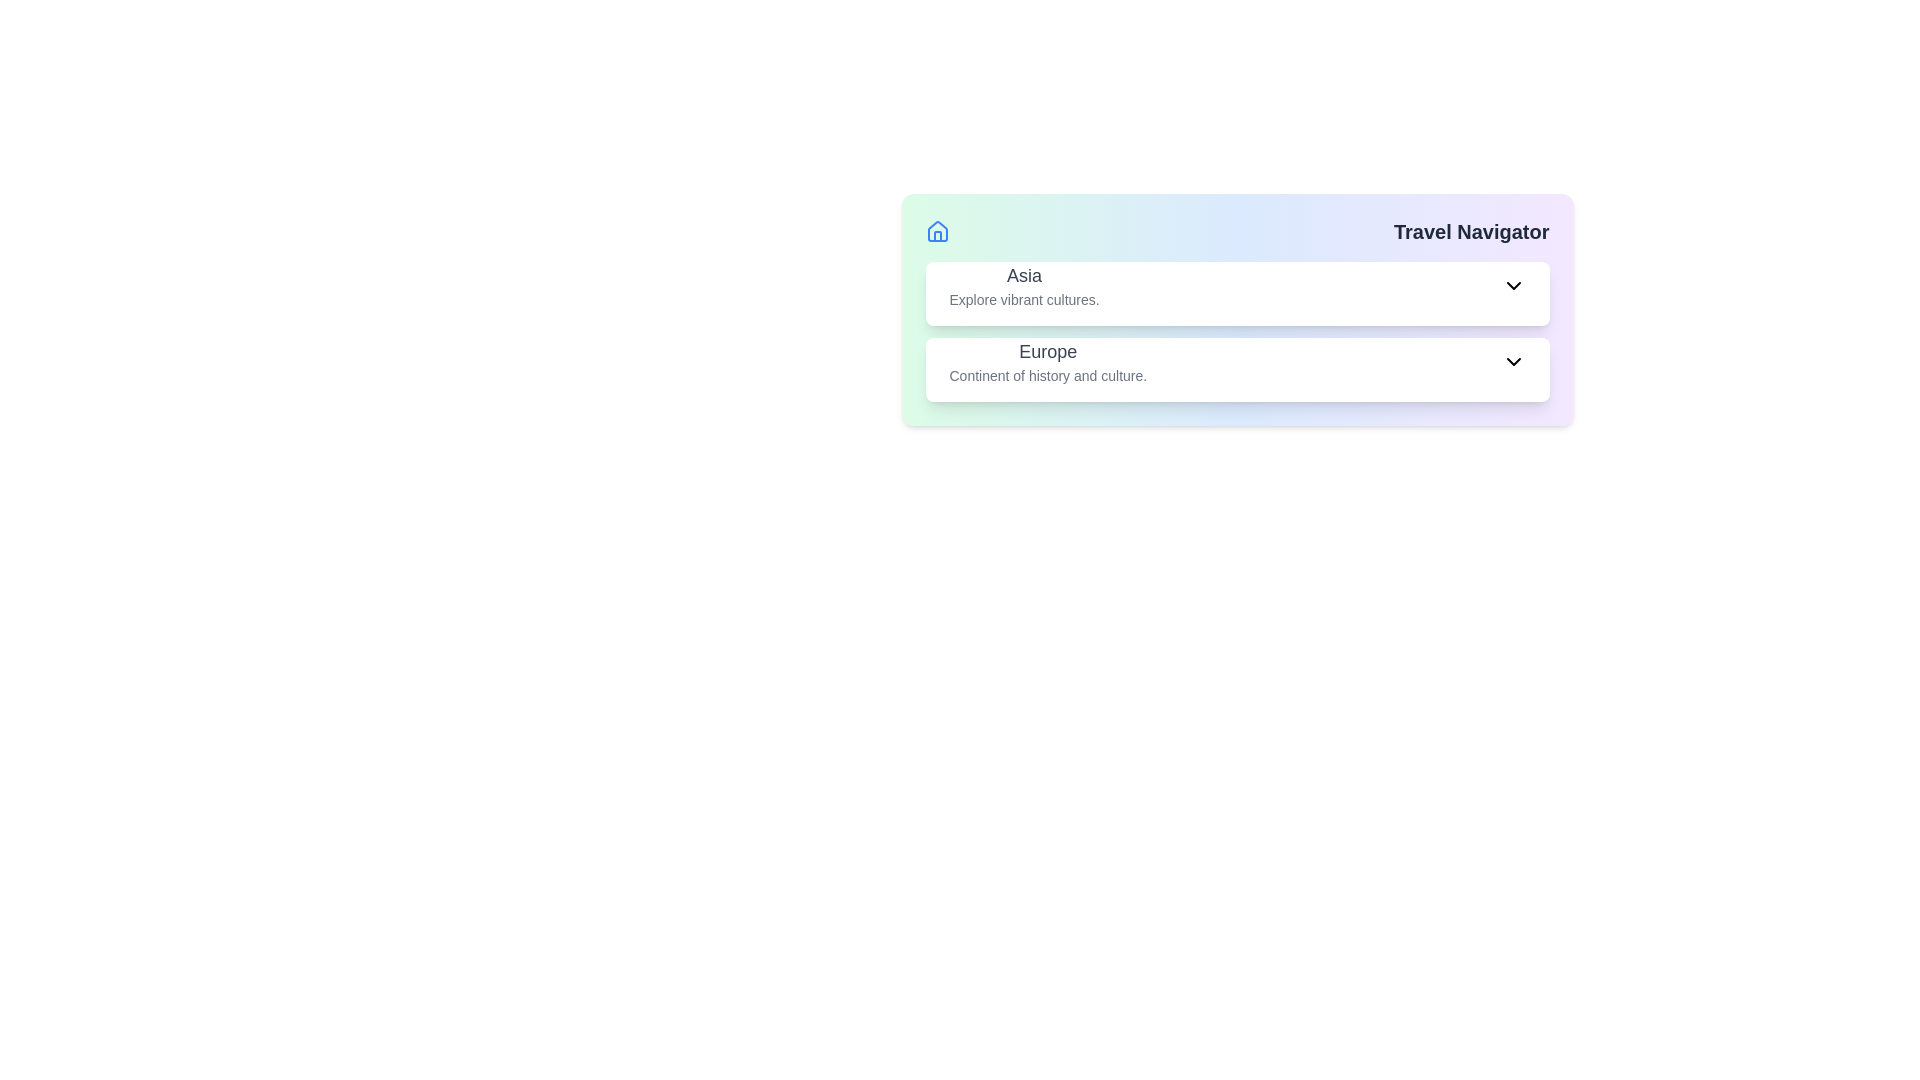 The height and width of the screenshot is (1080, 1920). Describe the element at coordinates (1024, 285) in the screenshot. I see `the Text Display element that serves as a title and subtitle for the 'Asia' section, which is positioned at the top left corner of the first card in a vertical list` at that location.